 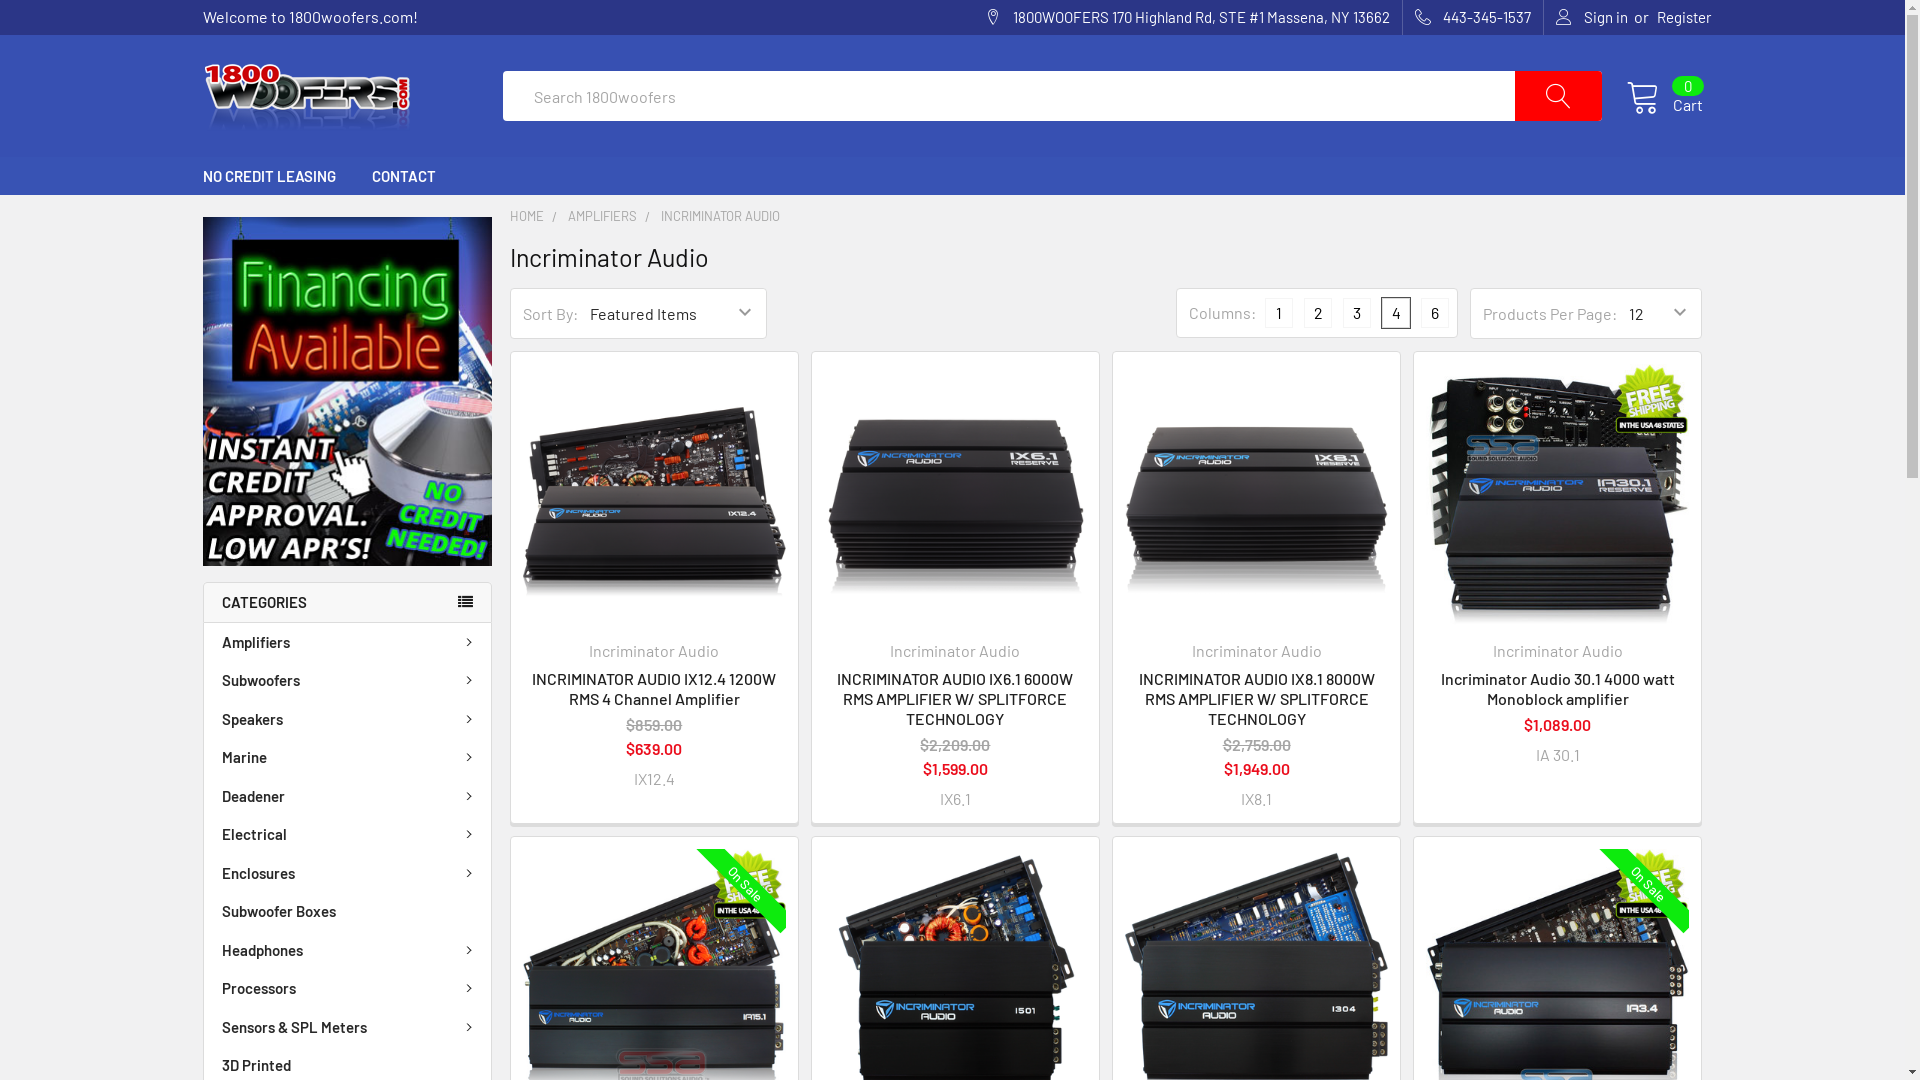 I want to click on 'Register', so click(x=1682, y=17).